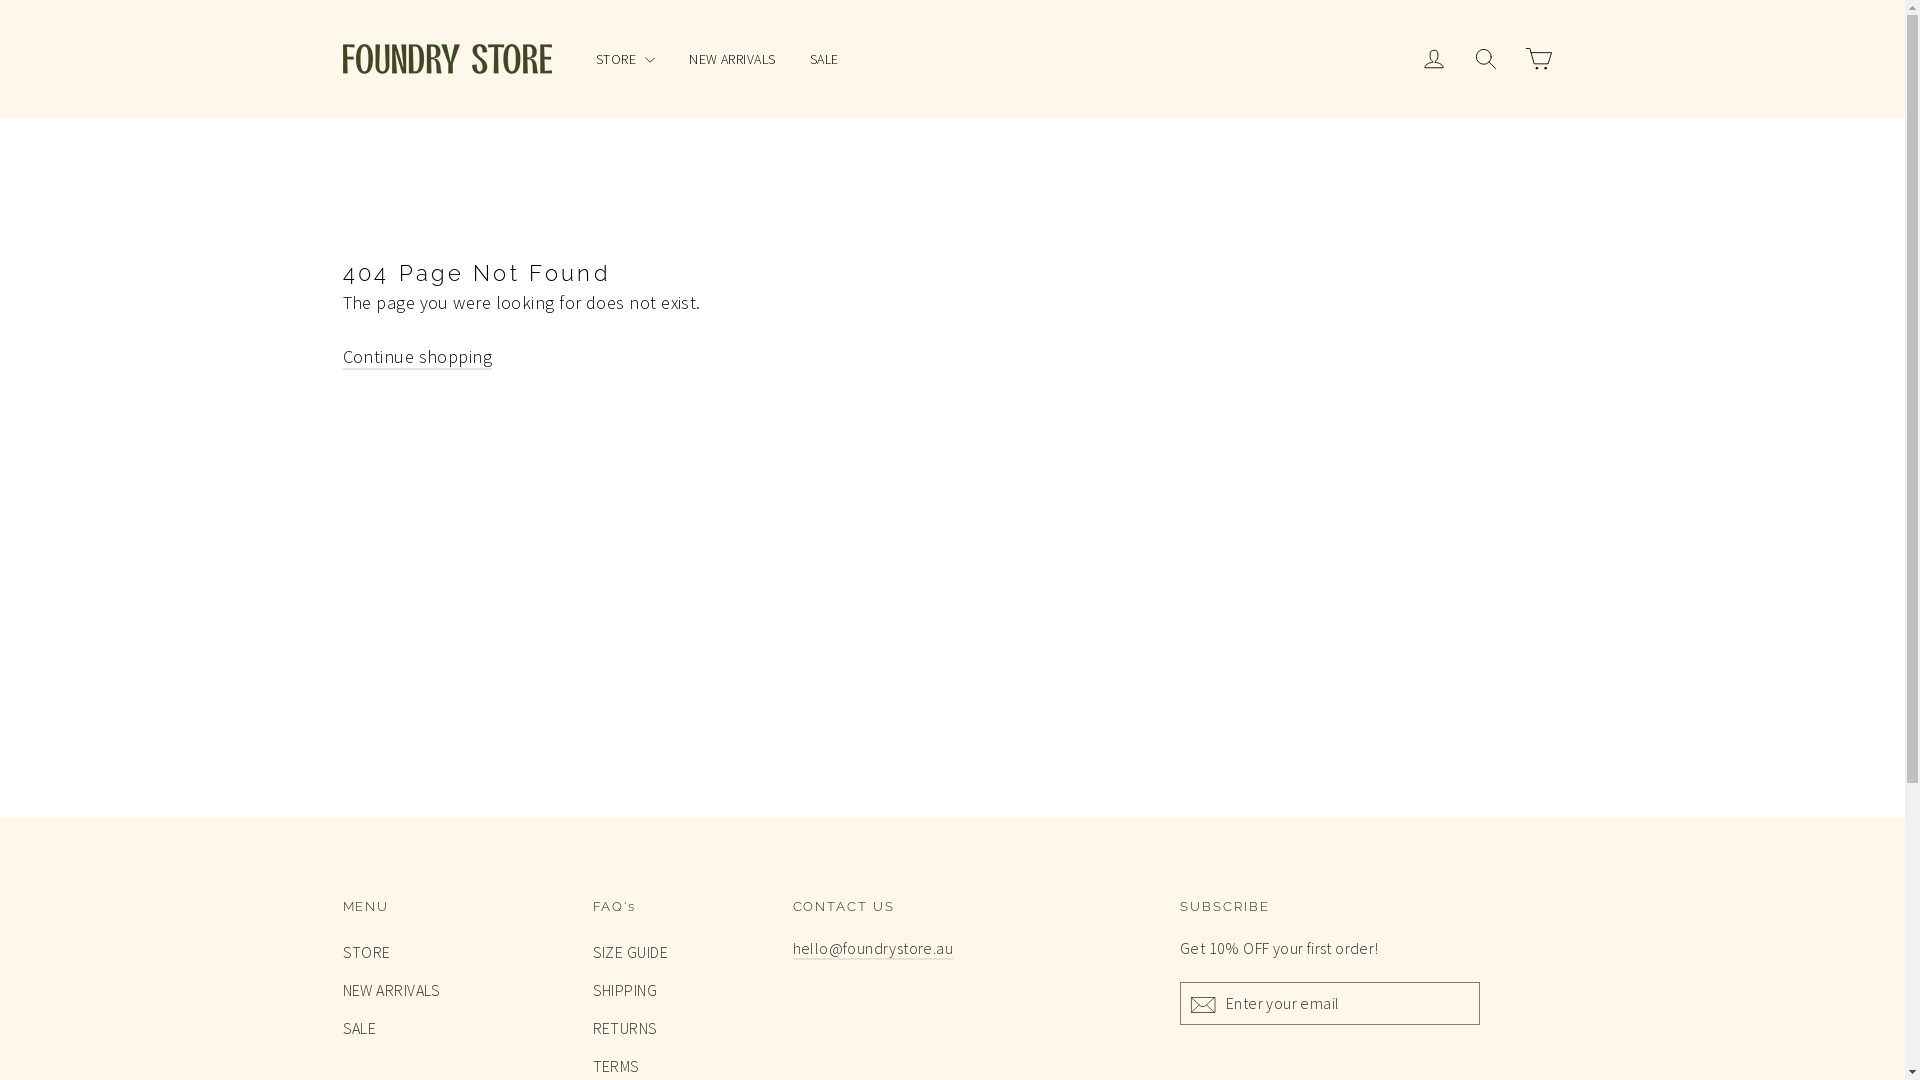 The width and height of the screenshot is (1920, 1080). I want to click on 'STORE', so click(341, 951).